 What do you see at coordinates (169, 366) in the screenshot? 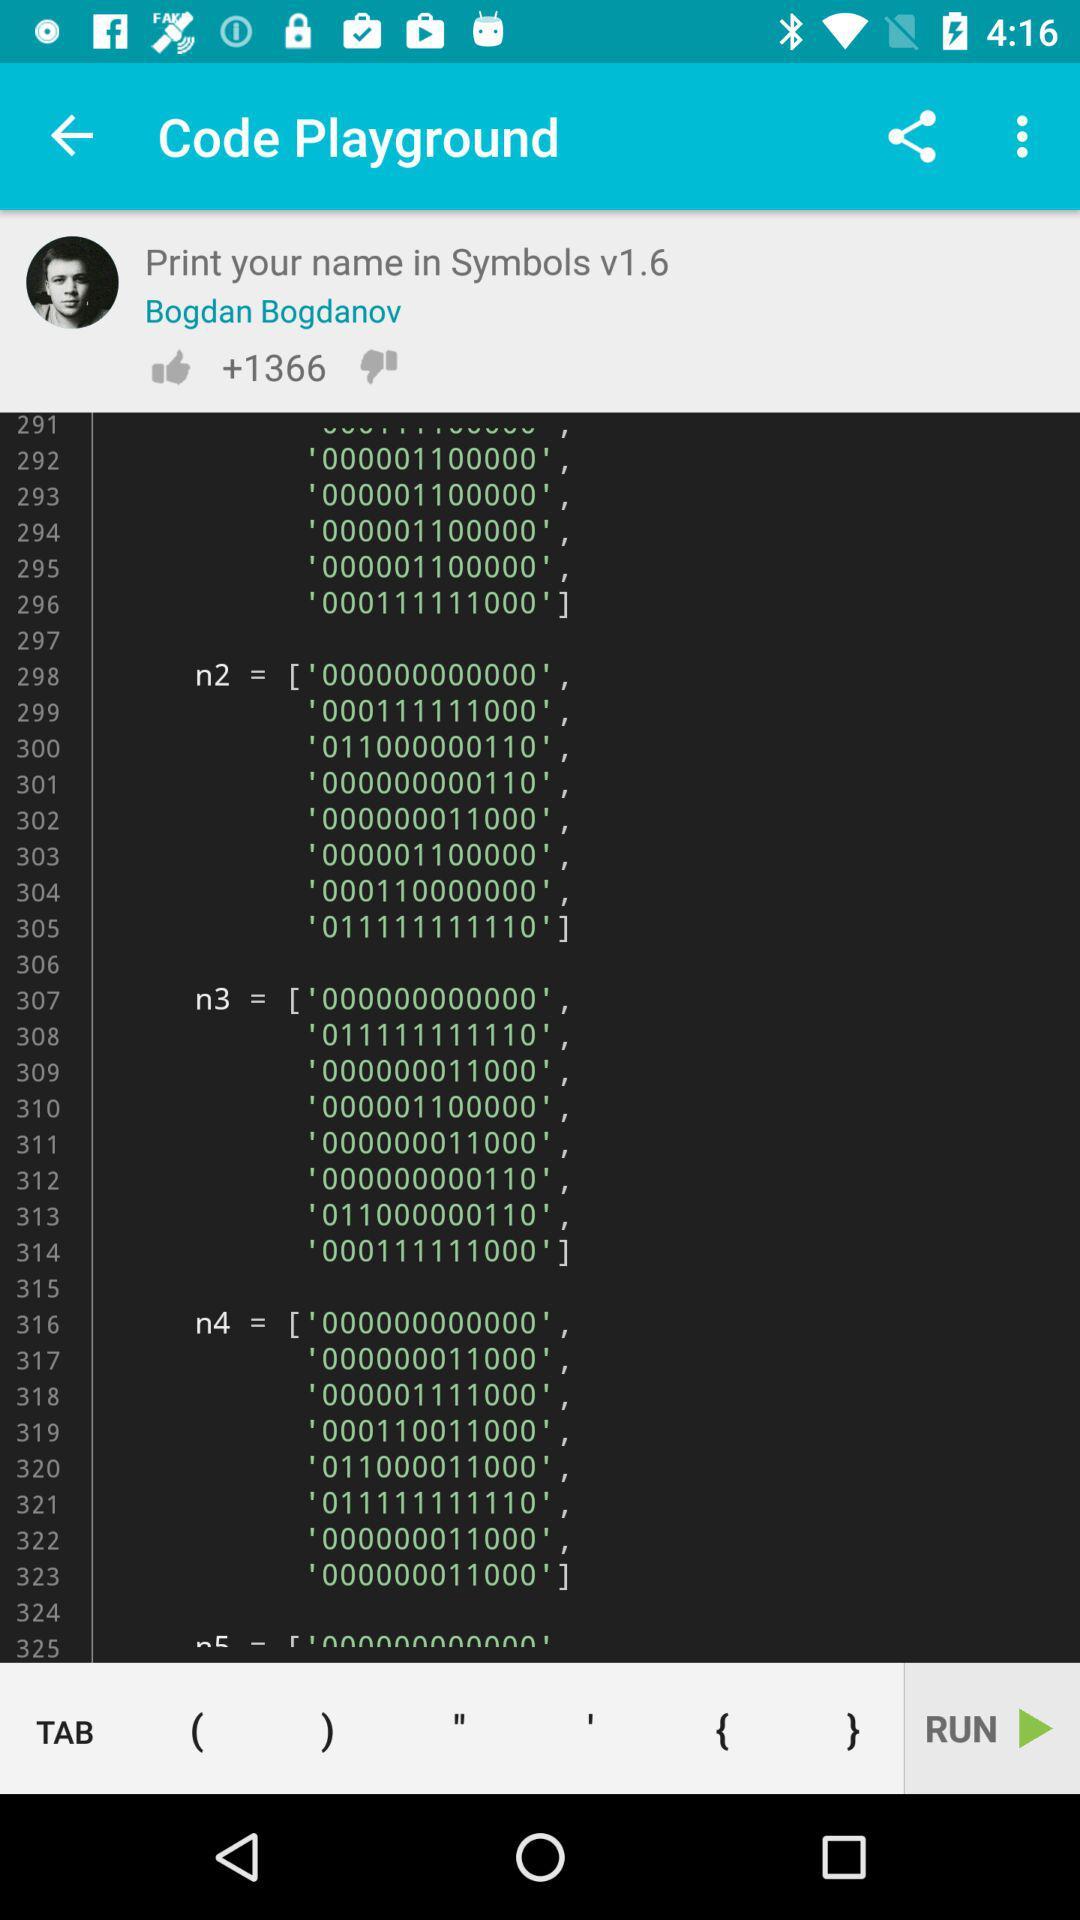
I see `like post` at bounding box center [169, 366].